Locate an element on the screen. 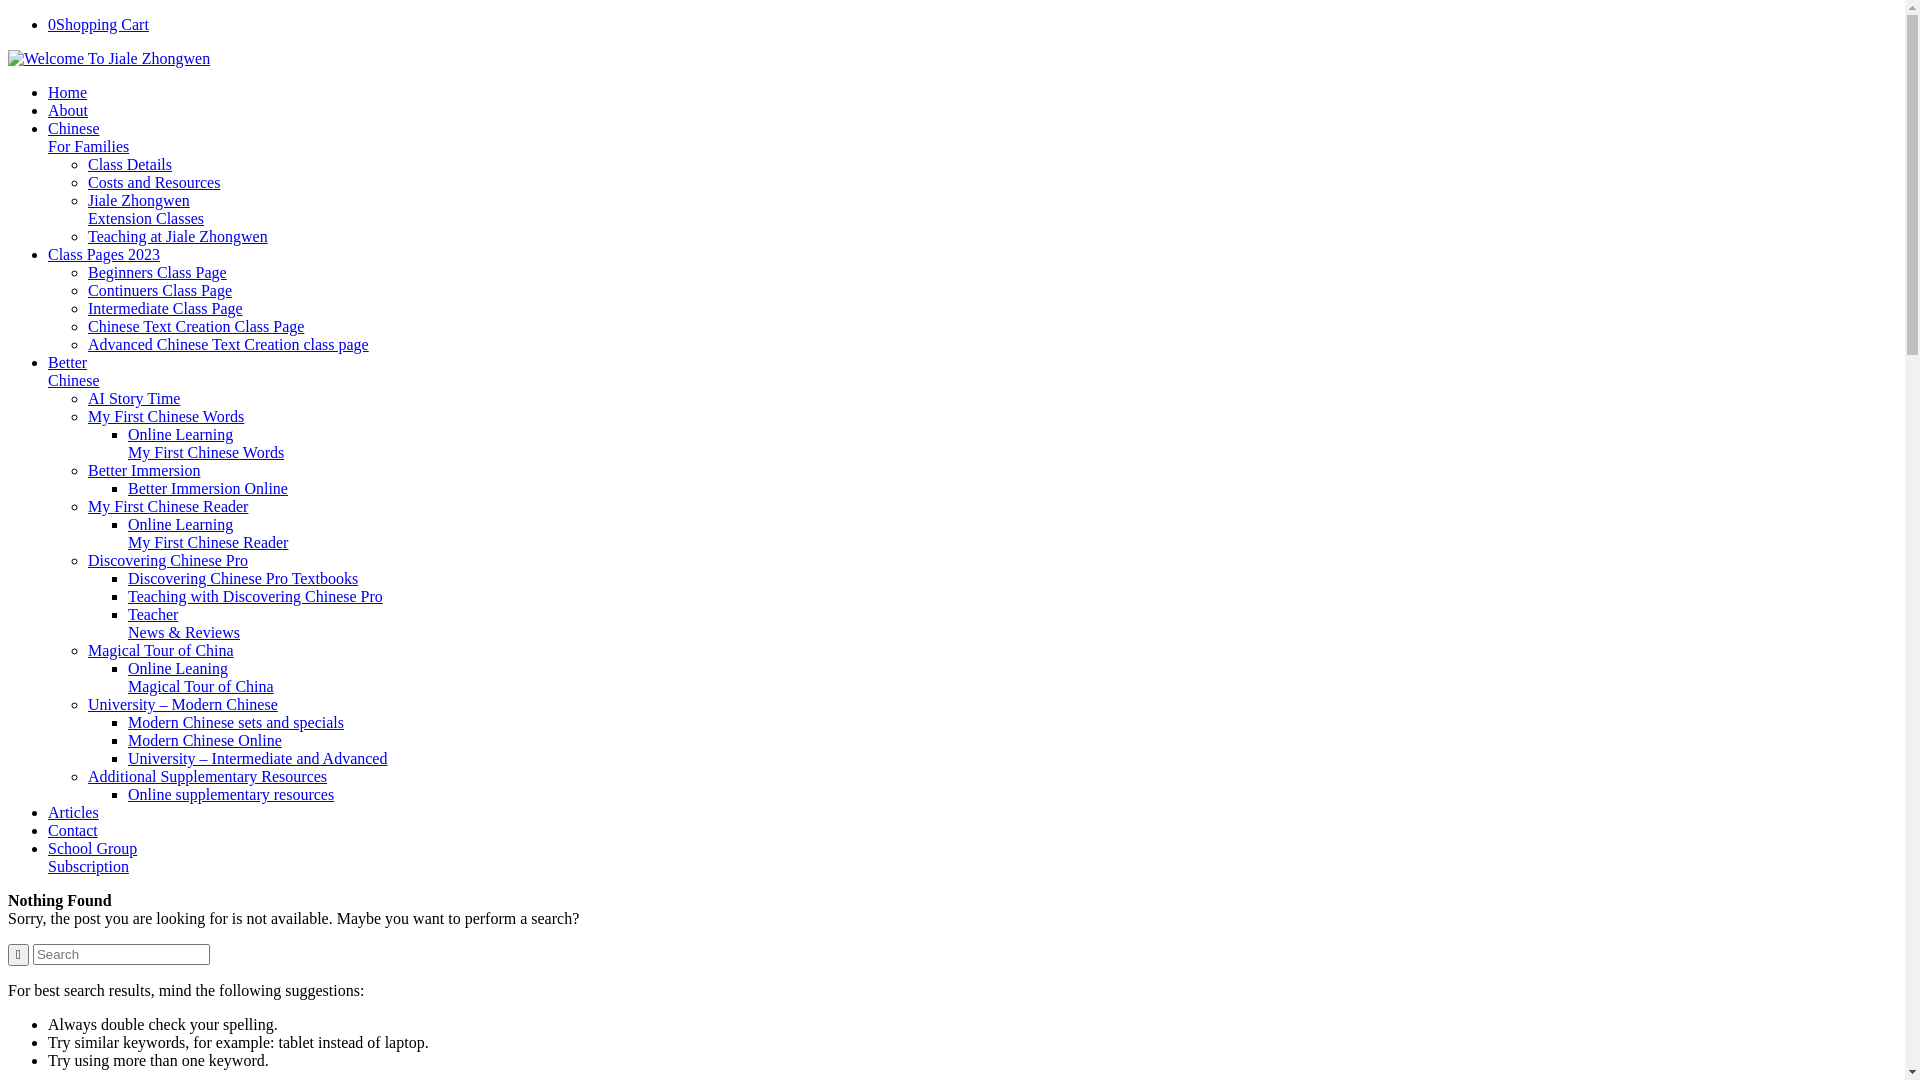  'Beginners Class Page' is located at coordinates (86, 272).